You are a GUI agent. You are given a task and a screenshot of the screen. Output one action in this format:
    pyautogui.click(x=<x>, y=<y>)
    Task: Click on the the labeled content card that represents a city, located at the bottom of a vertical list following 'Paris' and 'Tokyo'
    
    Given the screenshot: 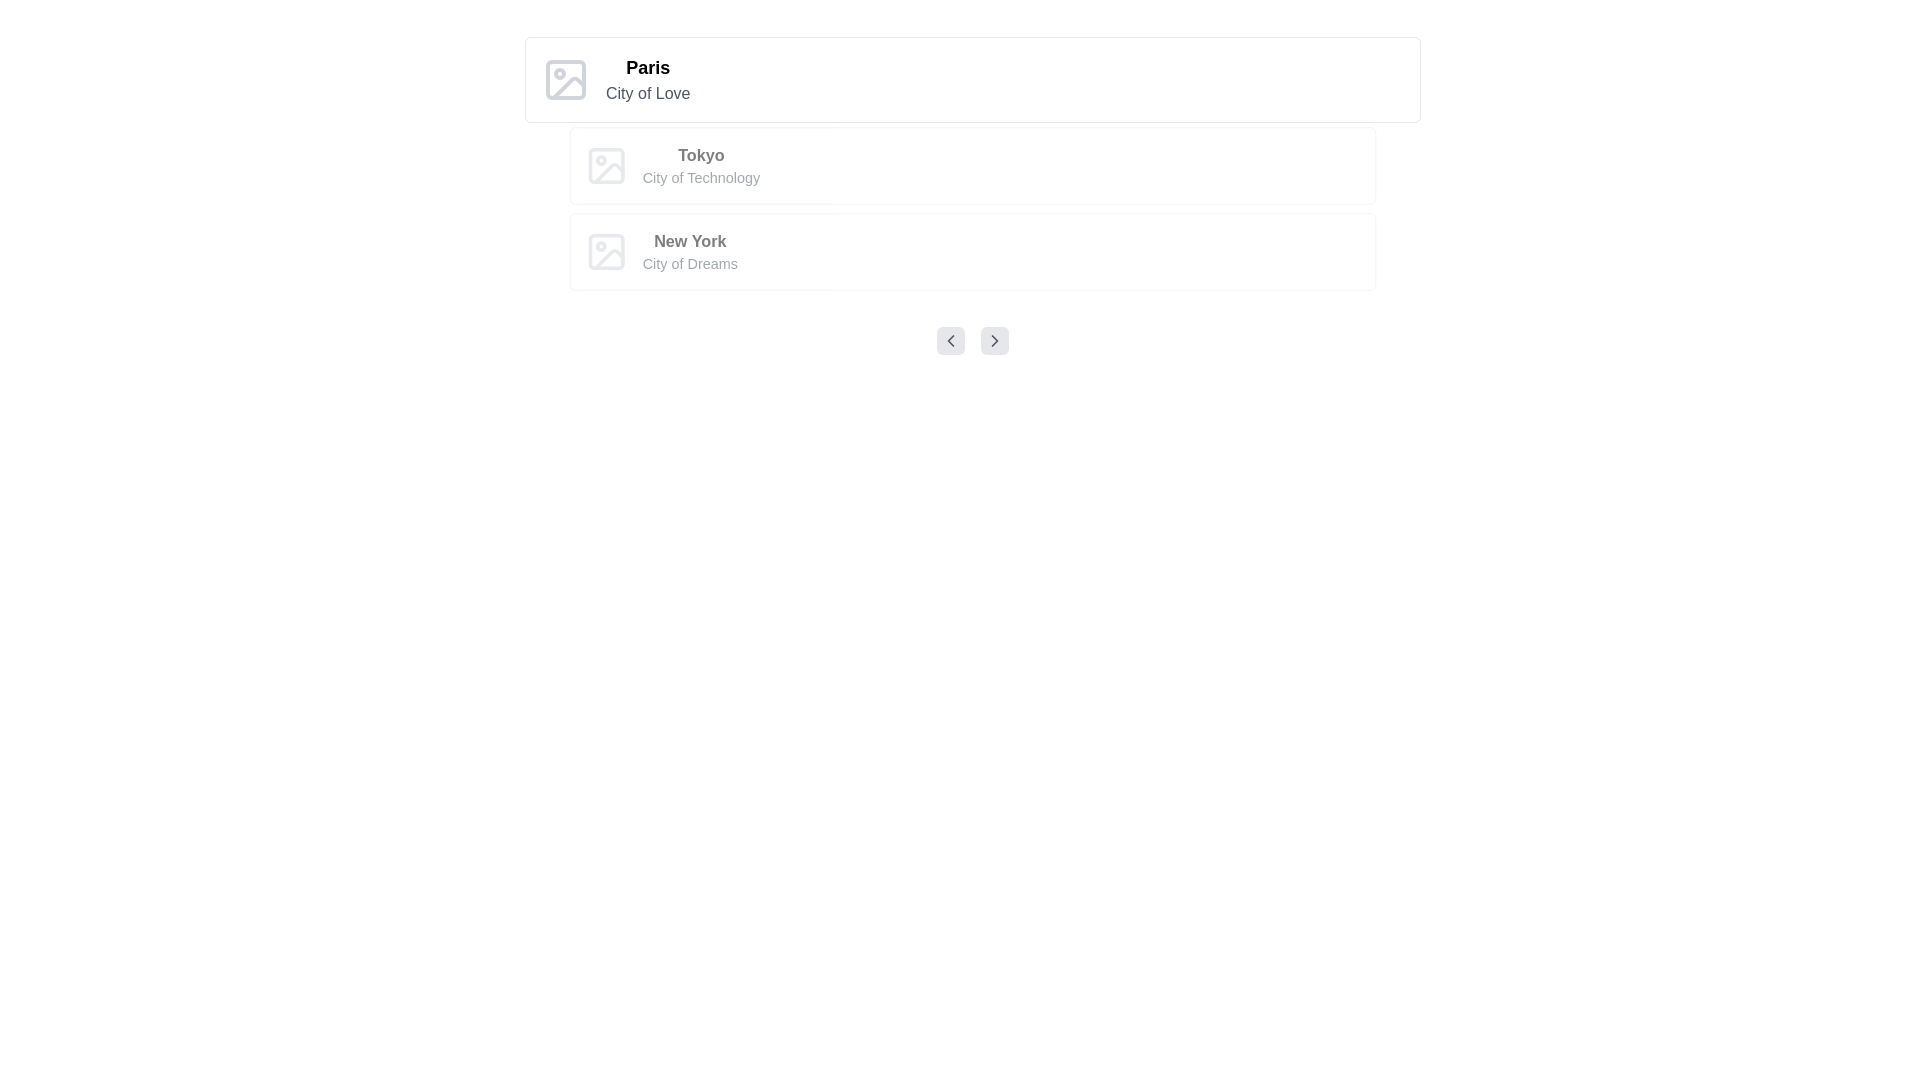 What is the action you would take?
    pyautogui.click(x=690, y=250)
    